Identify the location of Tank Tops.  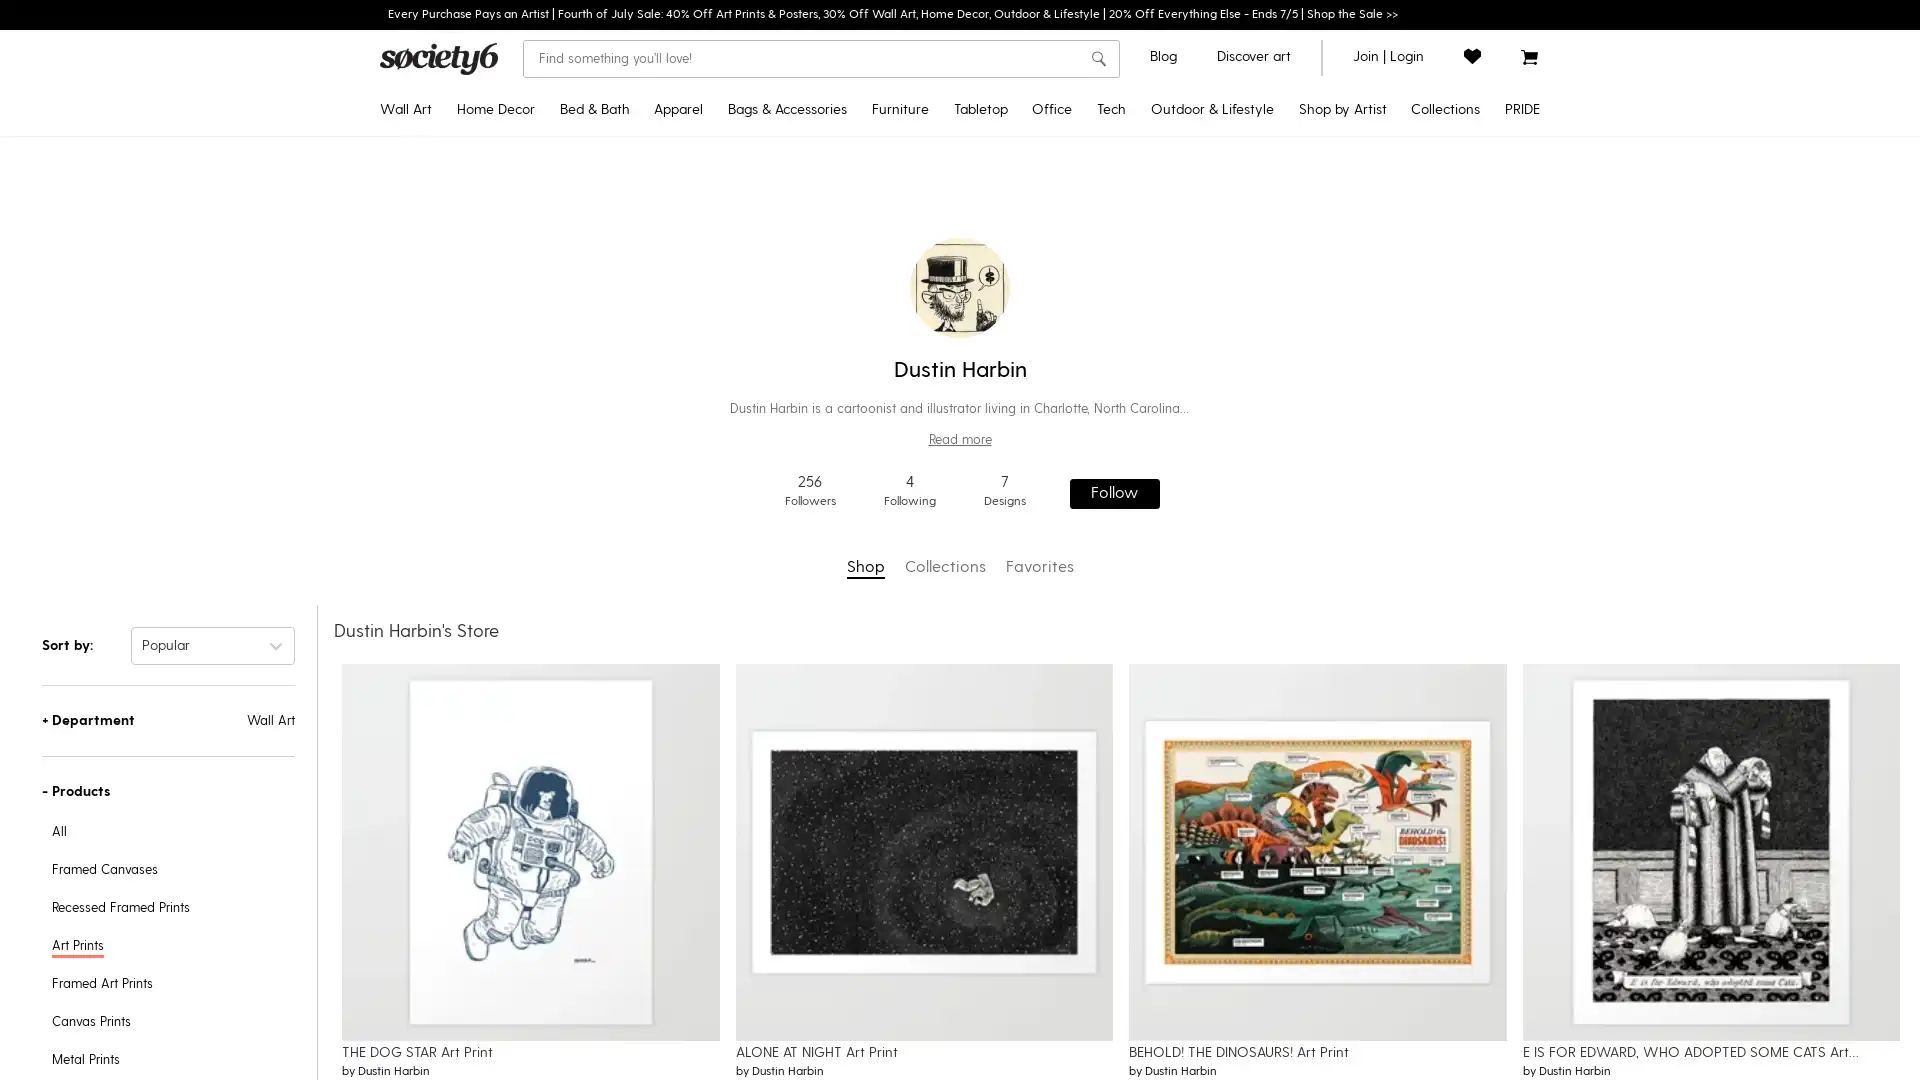
(741, 353).